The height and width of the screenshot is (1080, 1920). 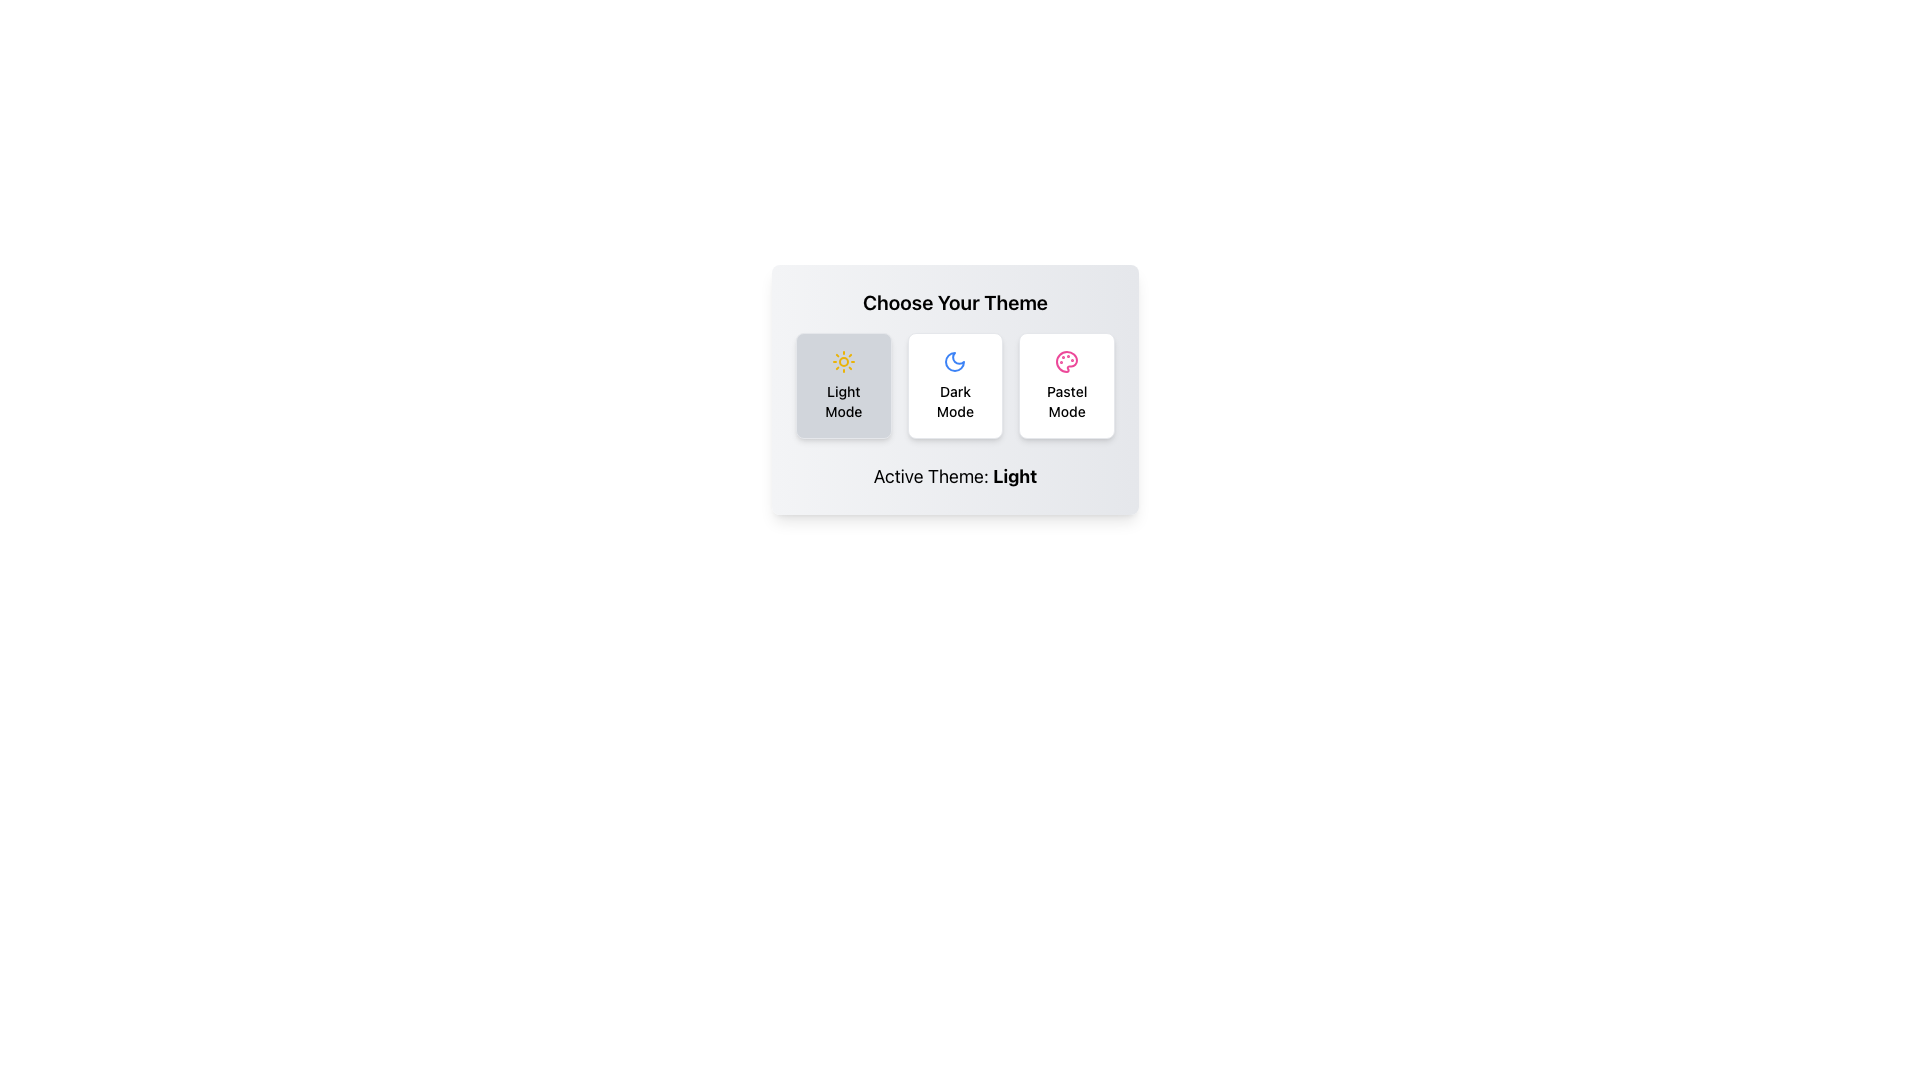 What do you see at coordinates (1066, 401) in the screenshot?
I see `the Text Label for the 'Pastel Mode' theme option, which is located below a pink palette icon in the third theme selection box titled 'Choose Your Theme'` at bounding box center [1066, 401].